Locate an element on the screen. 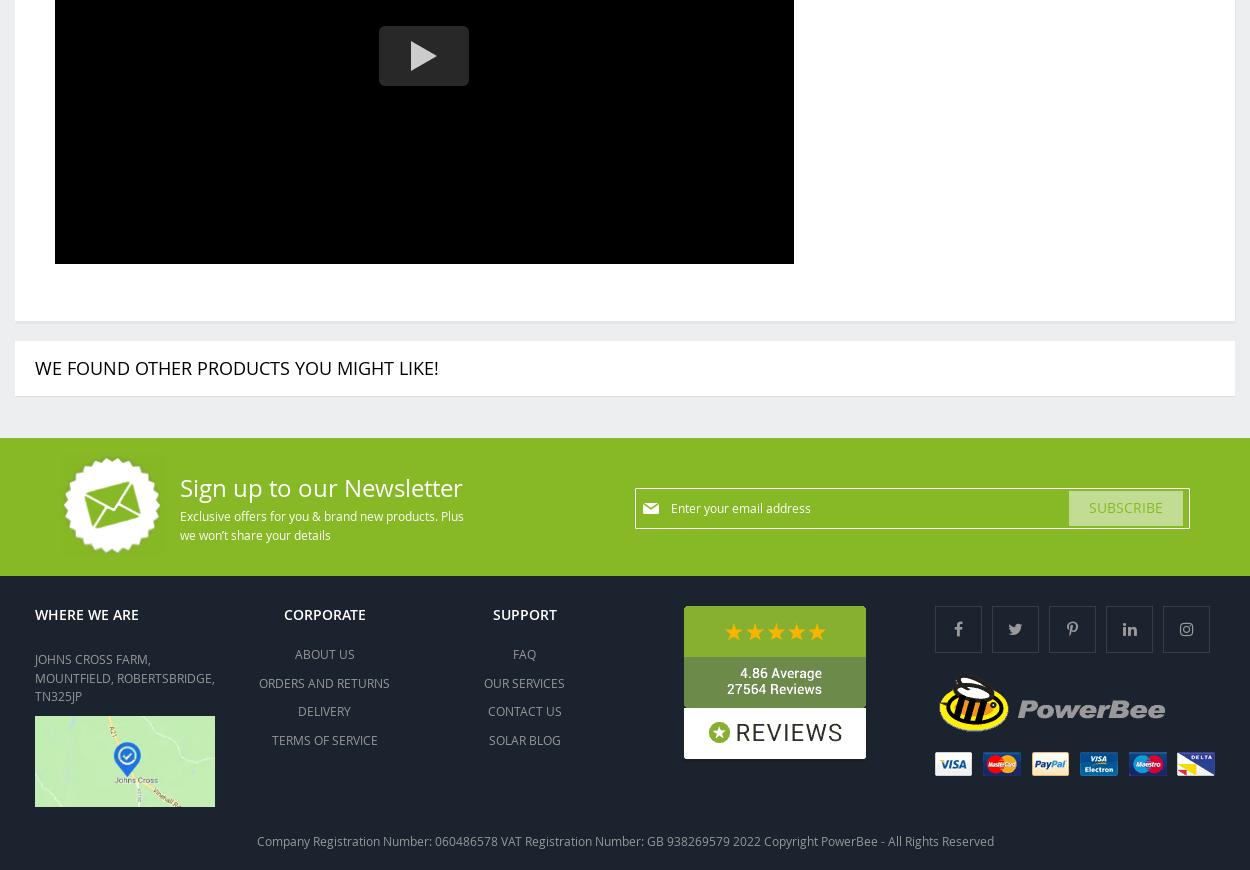 Image resolution: width=1250 pixels, height=870 pixels. 'CORPORATE' is located at coordinates (323, 613).